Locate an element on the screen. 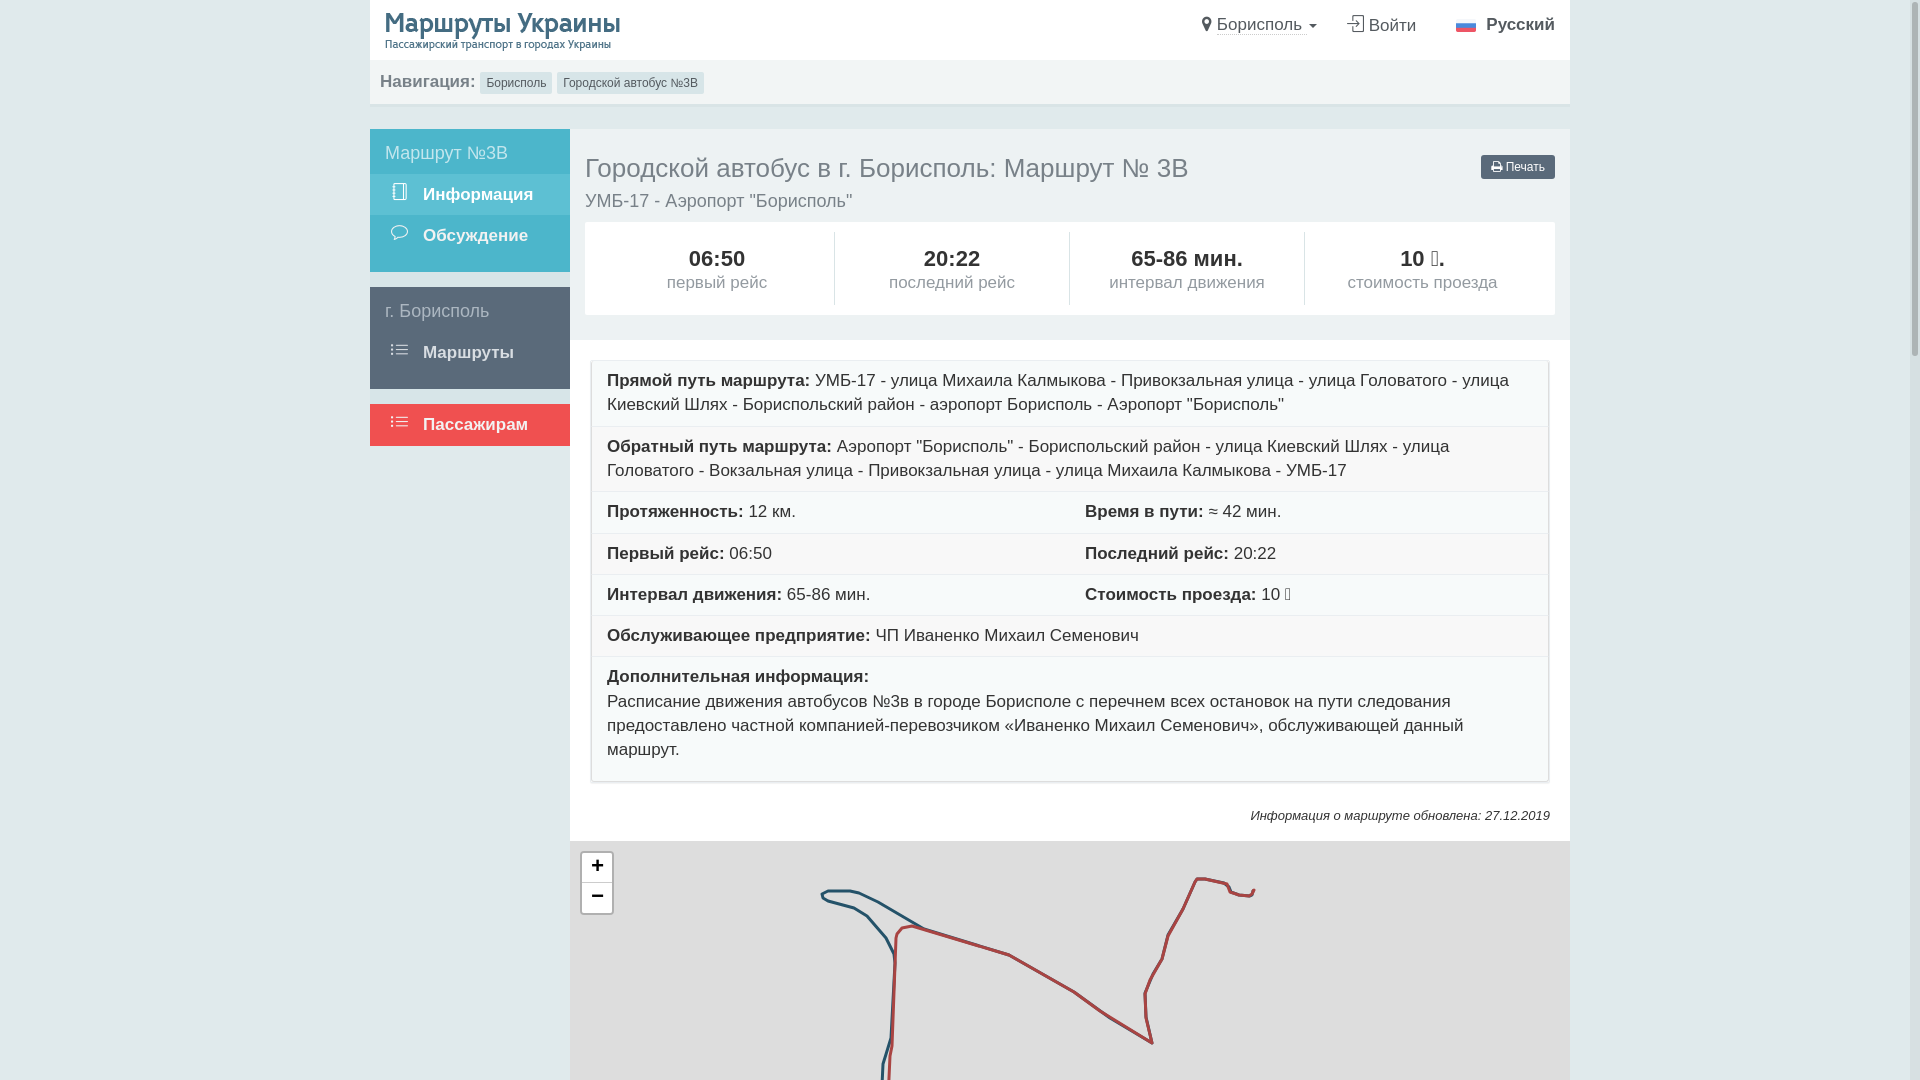 The image size is (1920, 1080). '+' is located at coordinates (595, 866).